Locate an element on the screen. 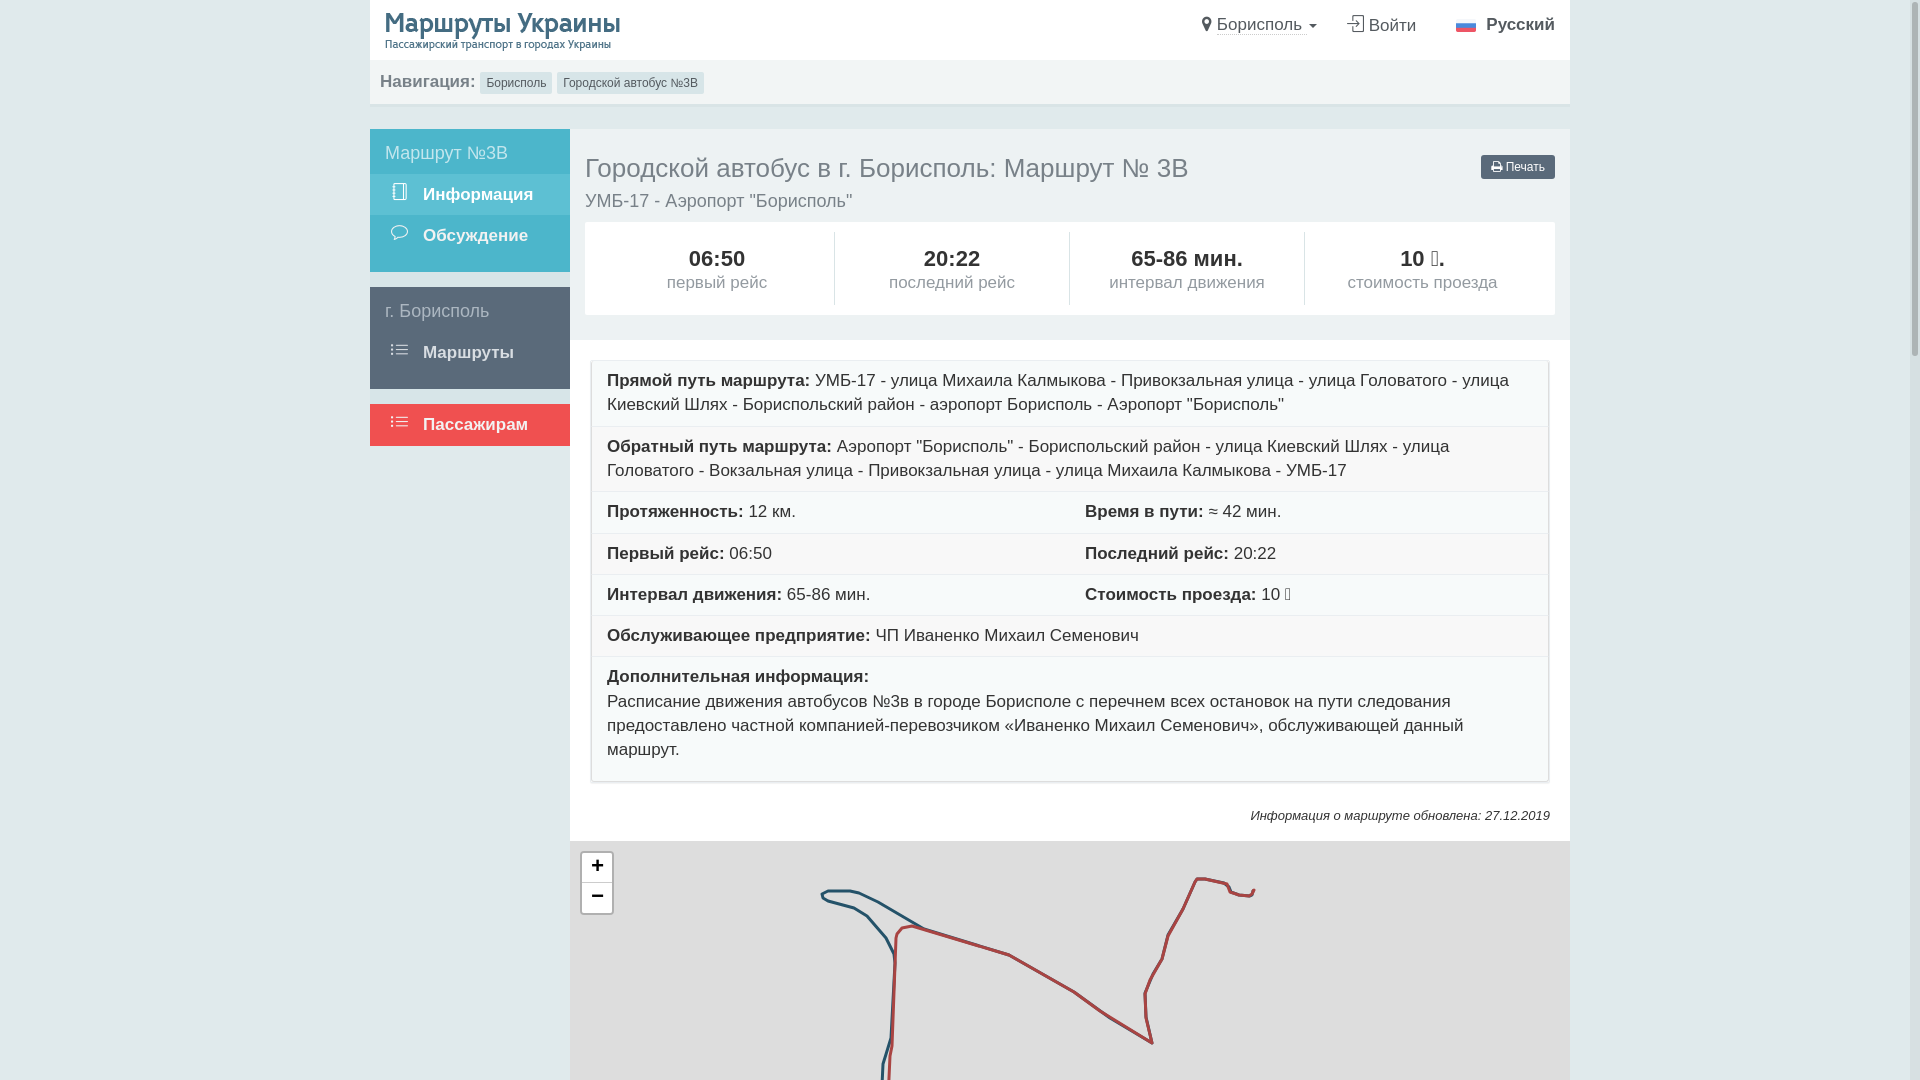 The image size is (1920, 1080). '+' is located at coordinates (595, 866).